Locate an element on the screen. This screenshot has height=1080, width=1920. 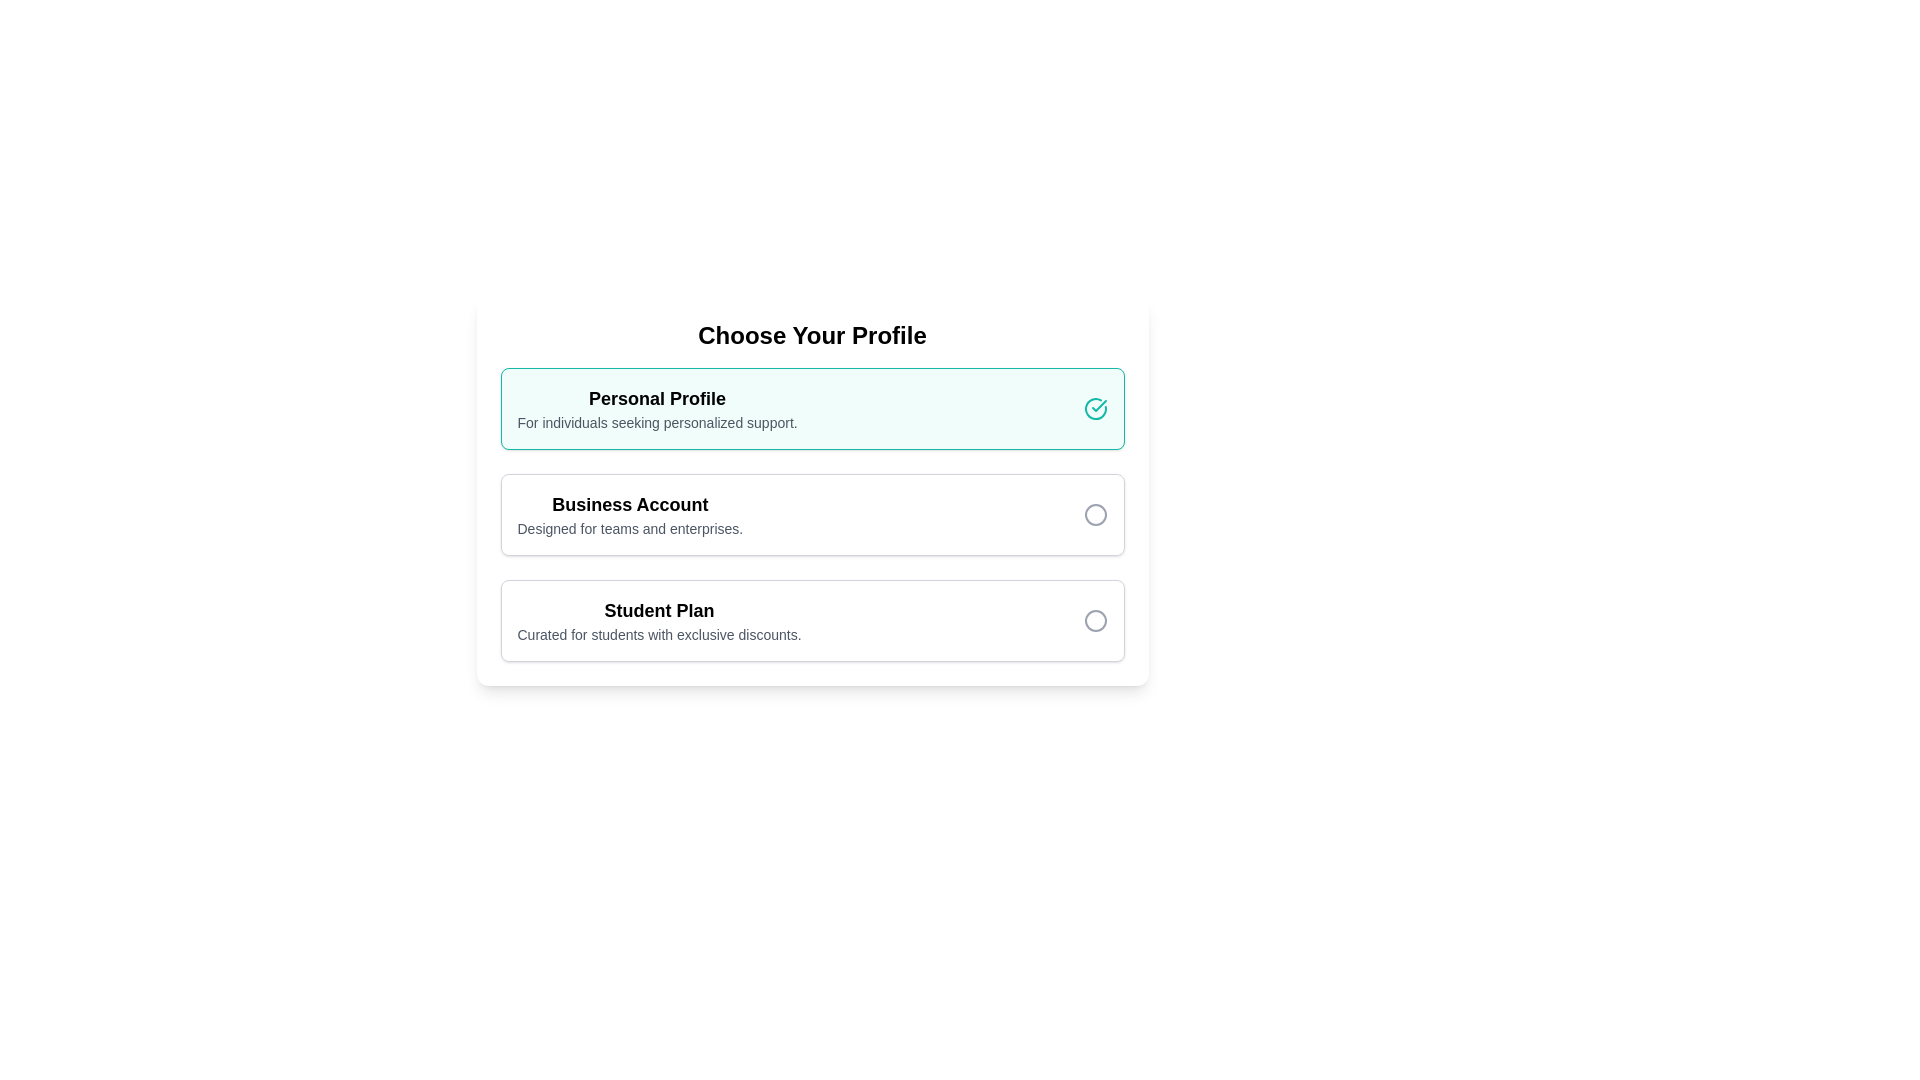
the text element that reads 'For individuals seeking personalized support.' located directly under the 'Personal Profile' title in the selected option box is located at coordinates (657, 422).